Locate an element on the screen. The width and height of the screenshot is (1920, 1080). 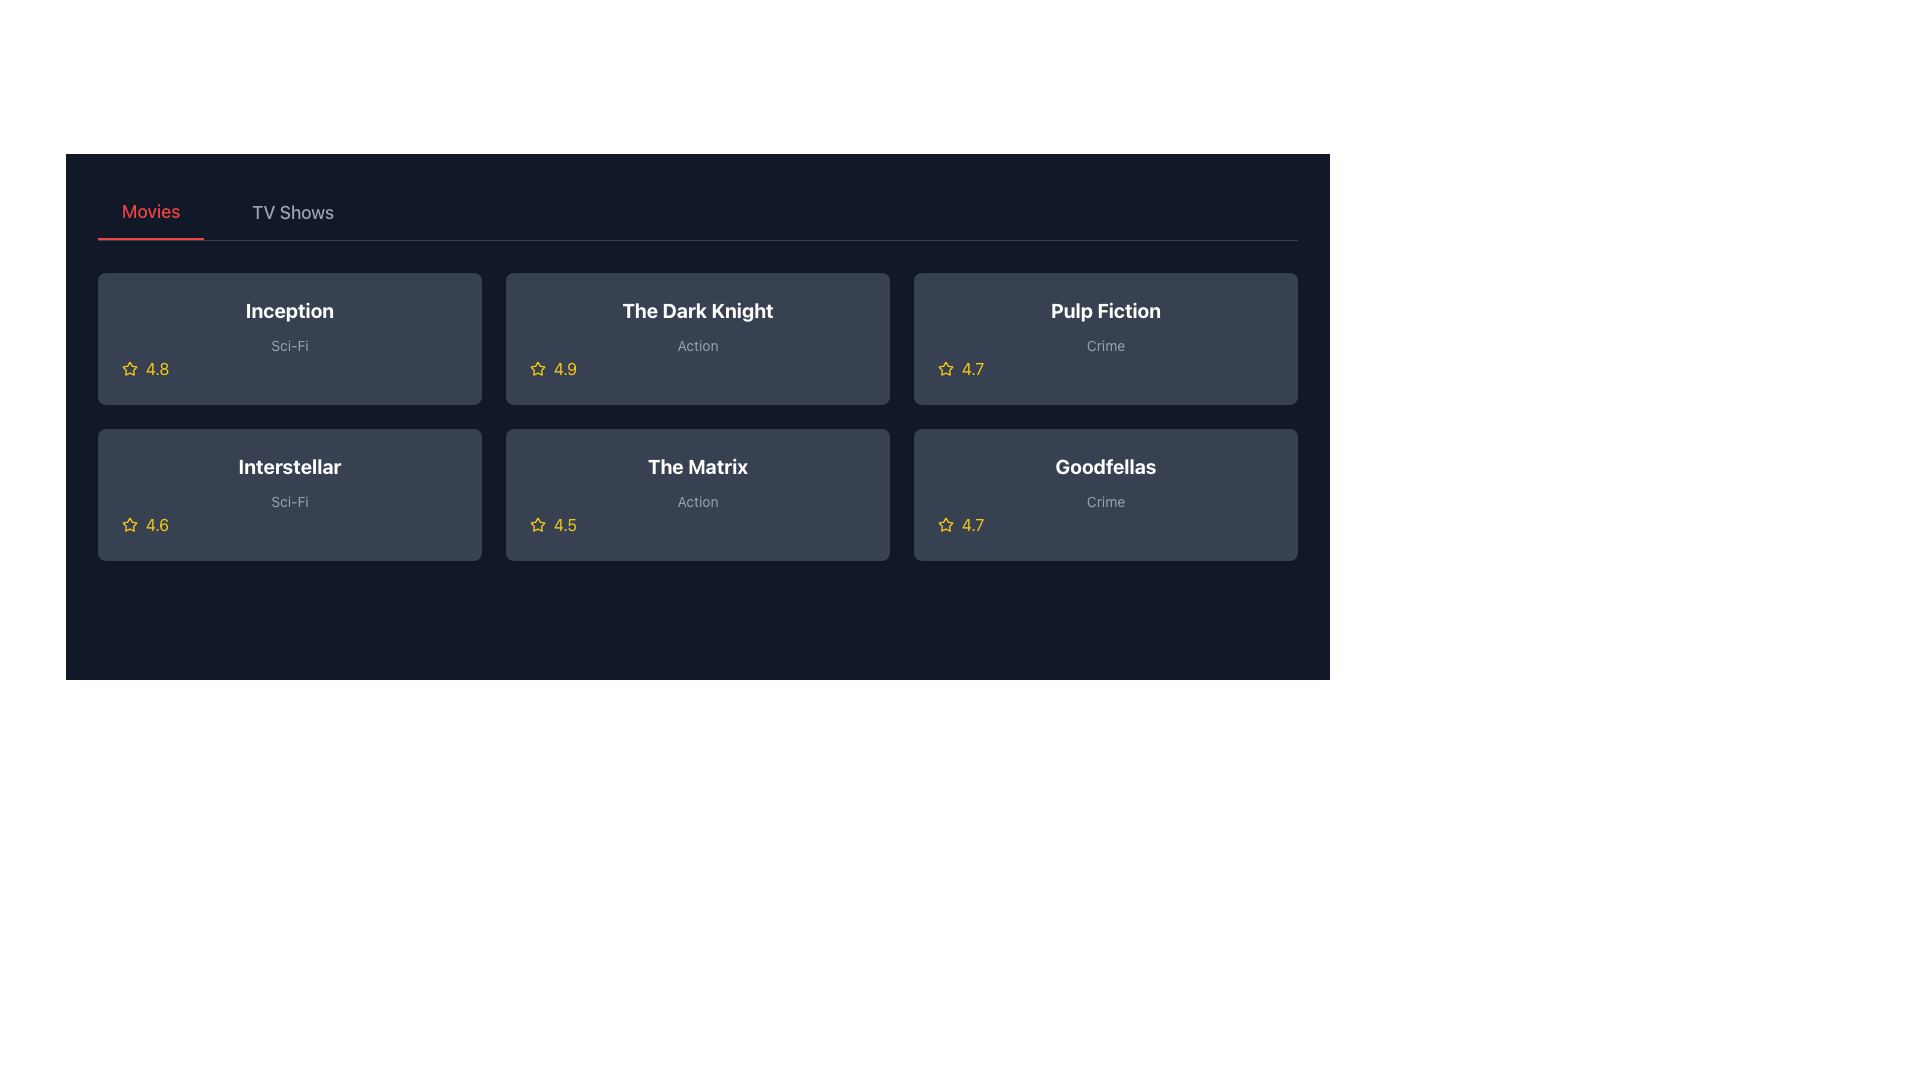
the star-shaped yellow icon representing the rating for the movie 'Inception' in the upper-left card of the grid layout in the 'Movies' section is located at coordinates (128, 369).